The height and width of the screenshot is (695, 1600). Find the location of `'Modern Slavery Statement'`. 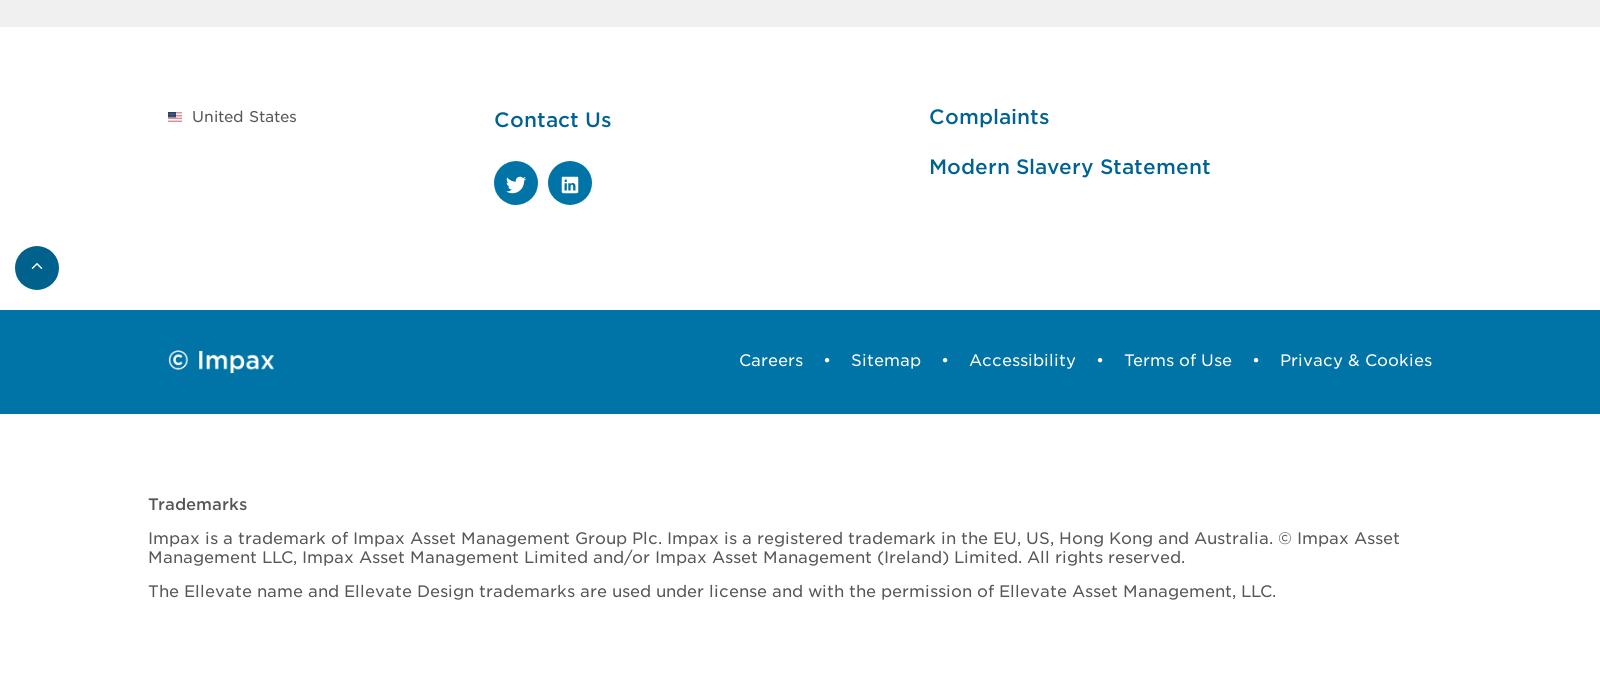

'Modern Slavery Statement' is located at coordinates (926, 165).